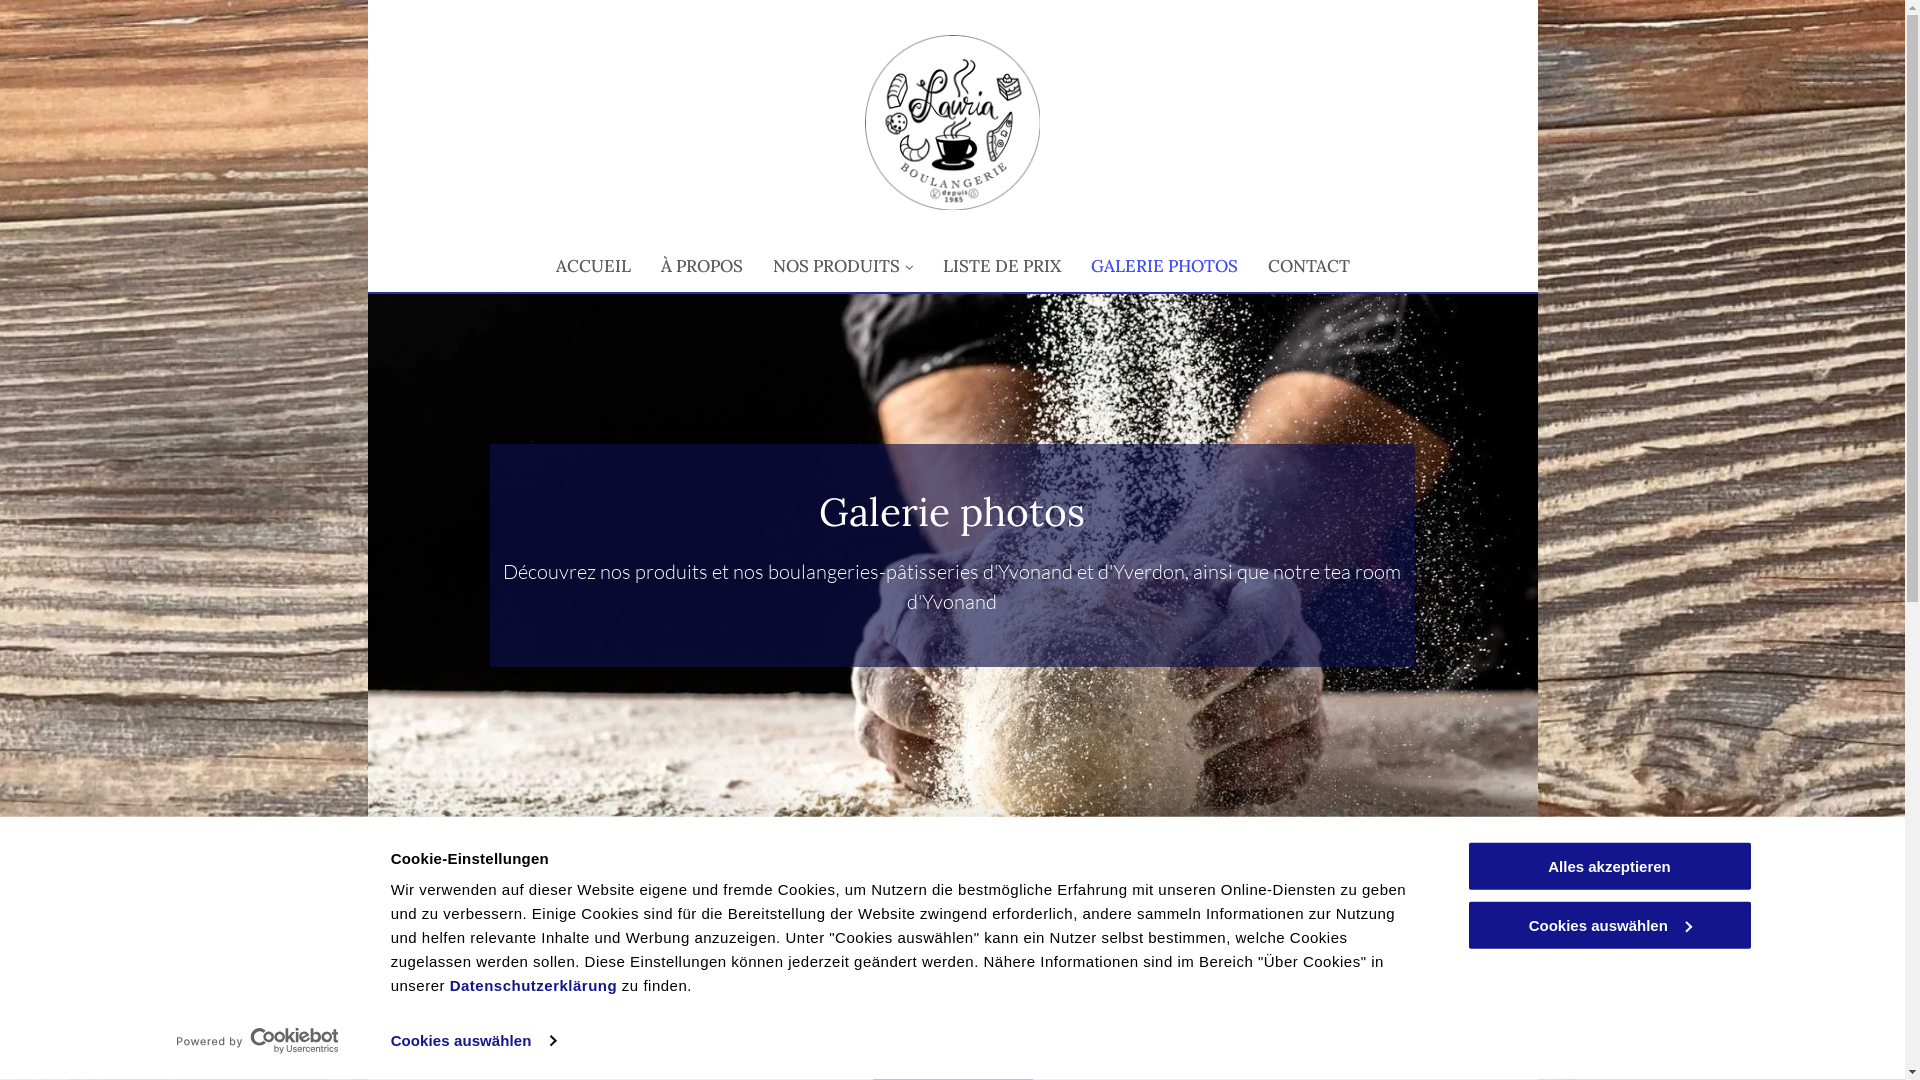 Image resolution: width=1920 pixels, height=1080 pixels. What do you see at coordinates (1164, 265) in the screenshot?
I see `'GALERIE PHOTOS'` at bounding box center [1164, 265].